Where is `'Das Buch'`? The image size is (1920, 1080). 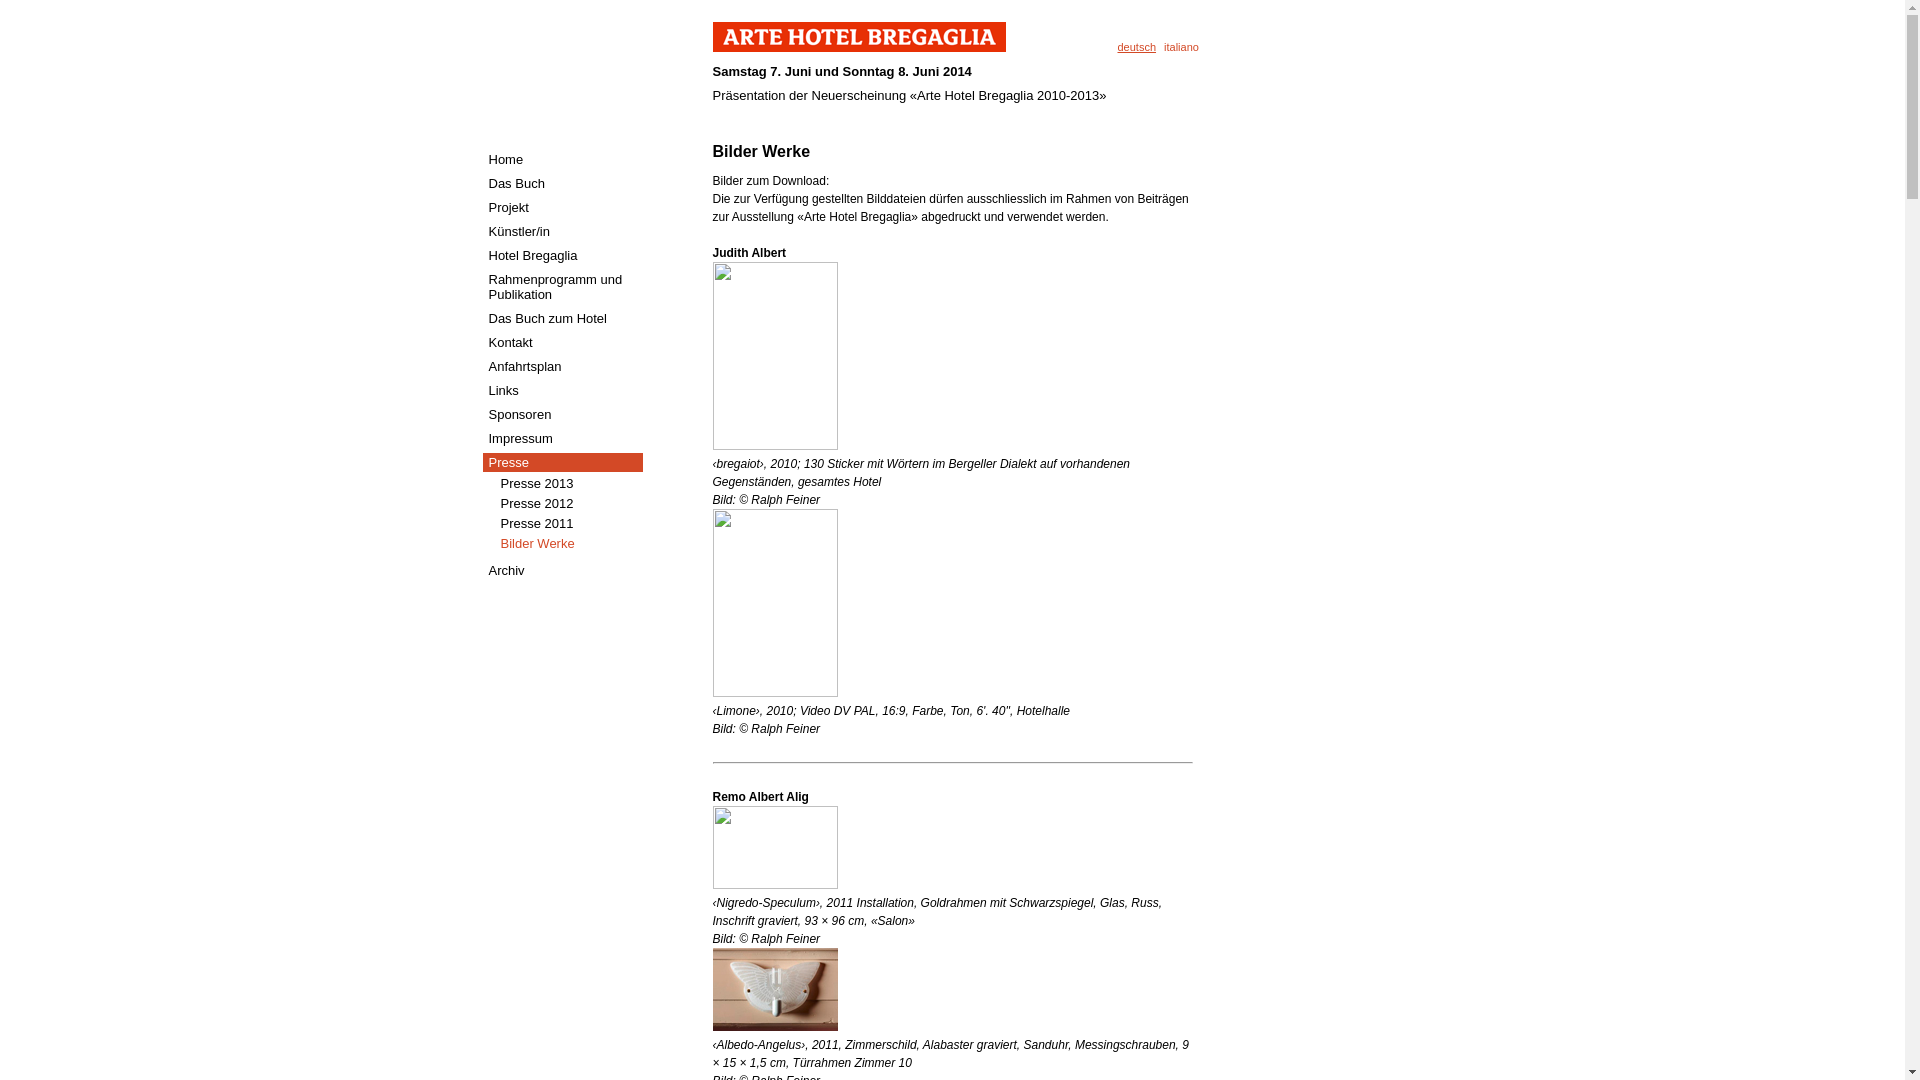
'Das Buch' is located at coordinates (560, 183).